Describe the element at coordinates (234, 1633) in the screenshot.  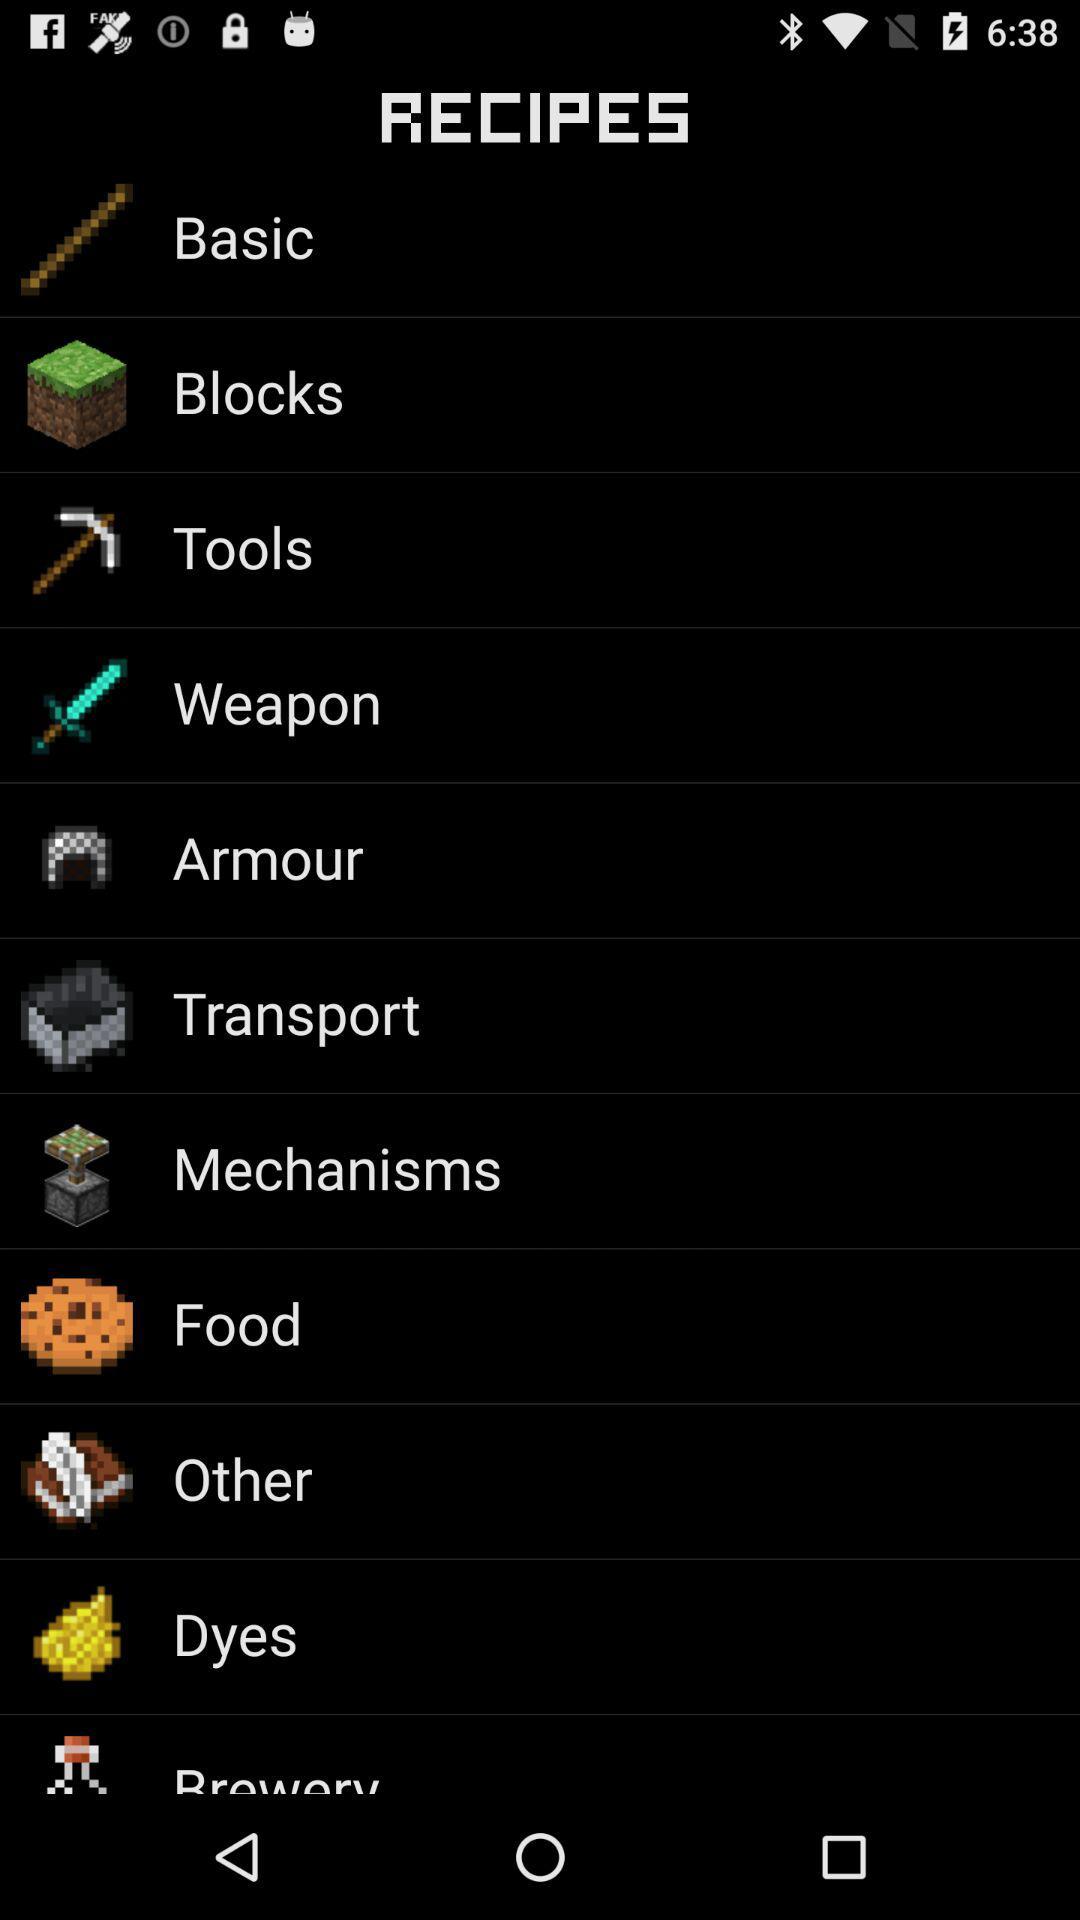
I see `dyes` at that location.